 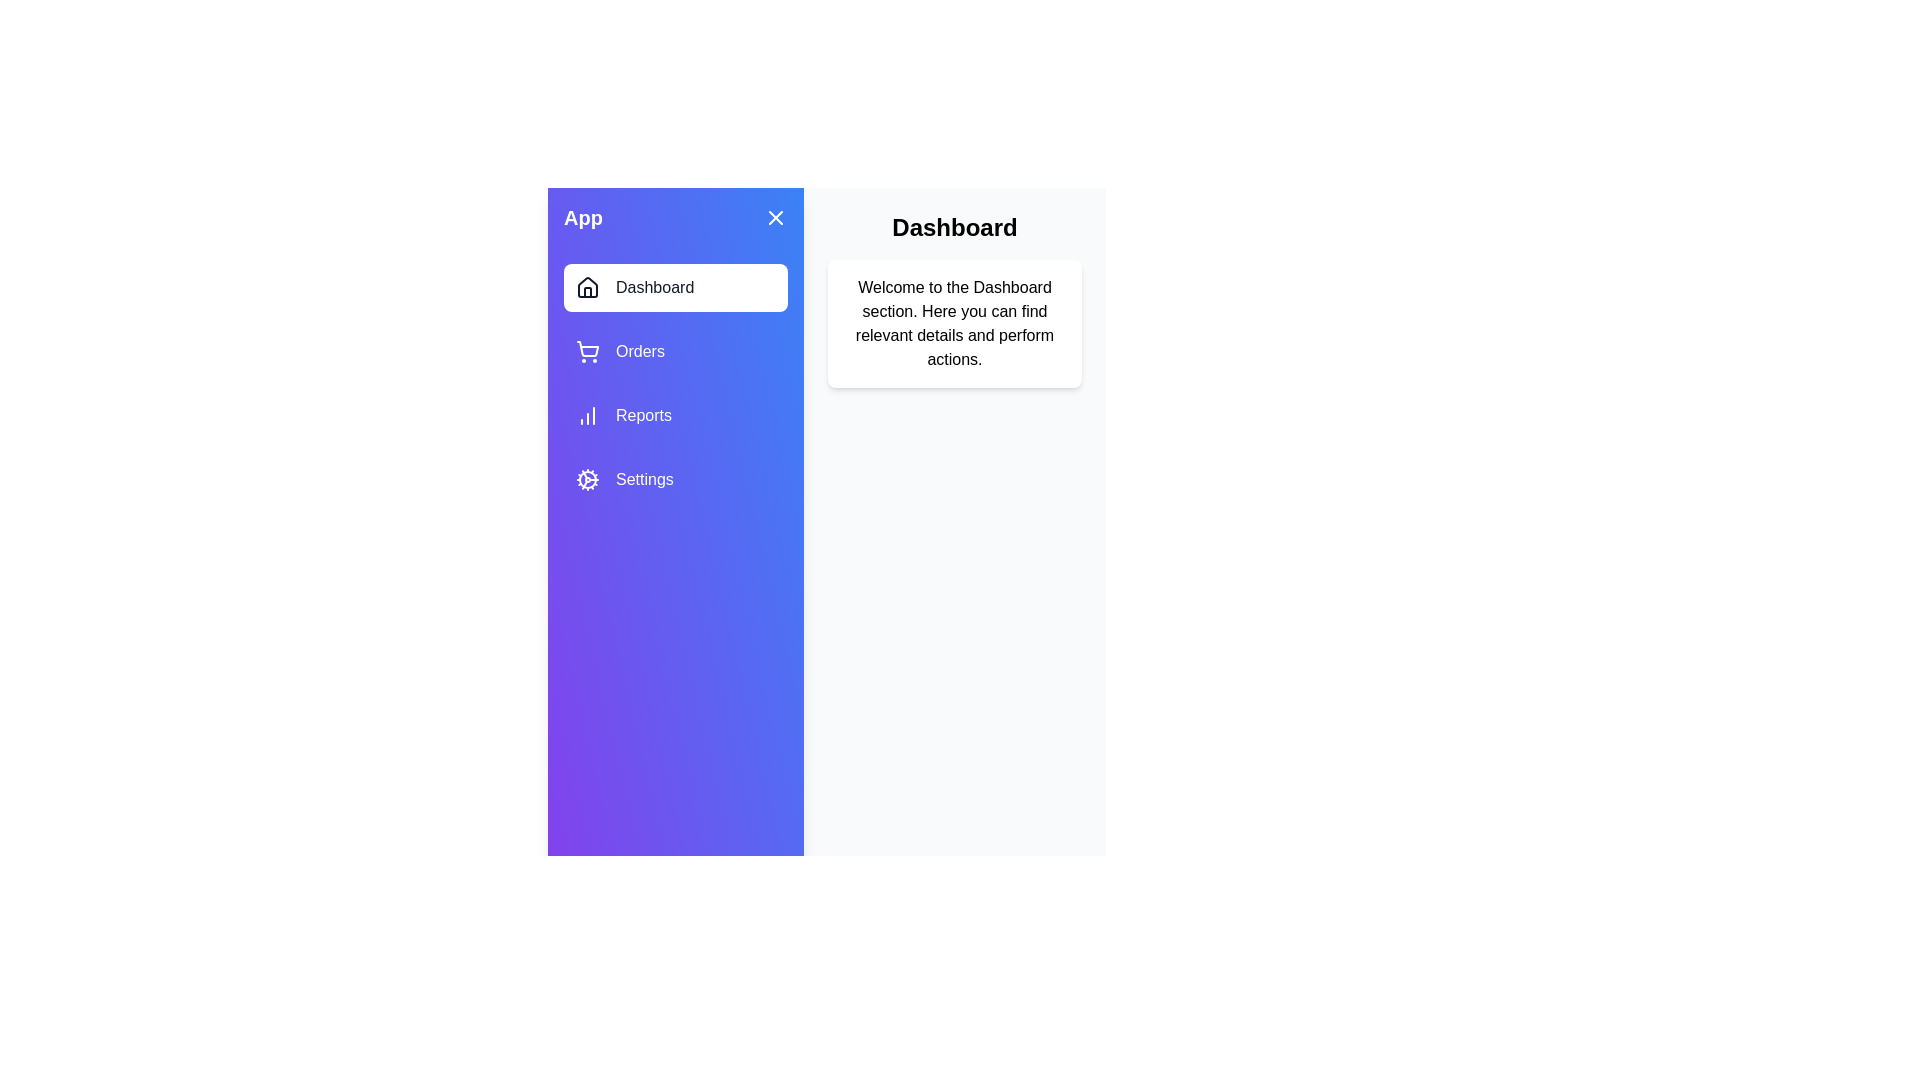 What do you see at coordinates (676, 479) in the screenshot?
I see `the Settings section by clicking on its corresponding navigation item` at bounding box center [676, 479].